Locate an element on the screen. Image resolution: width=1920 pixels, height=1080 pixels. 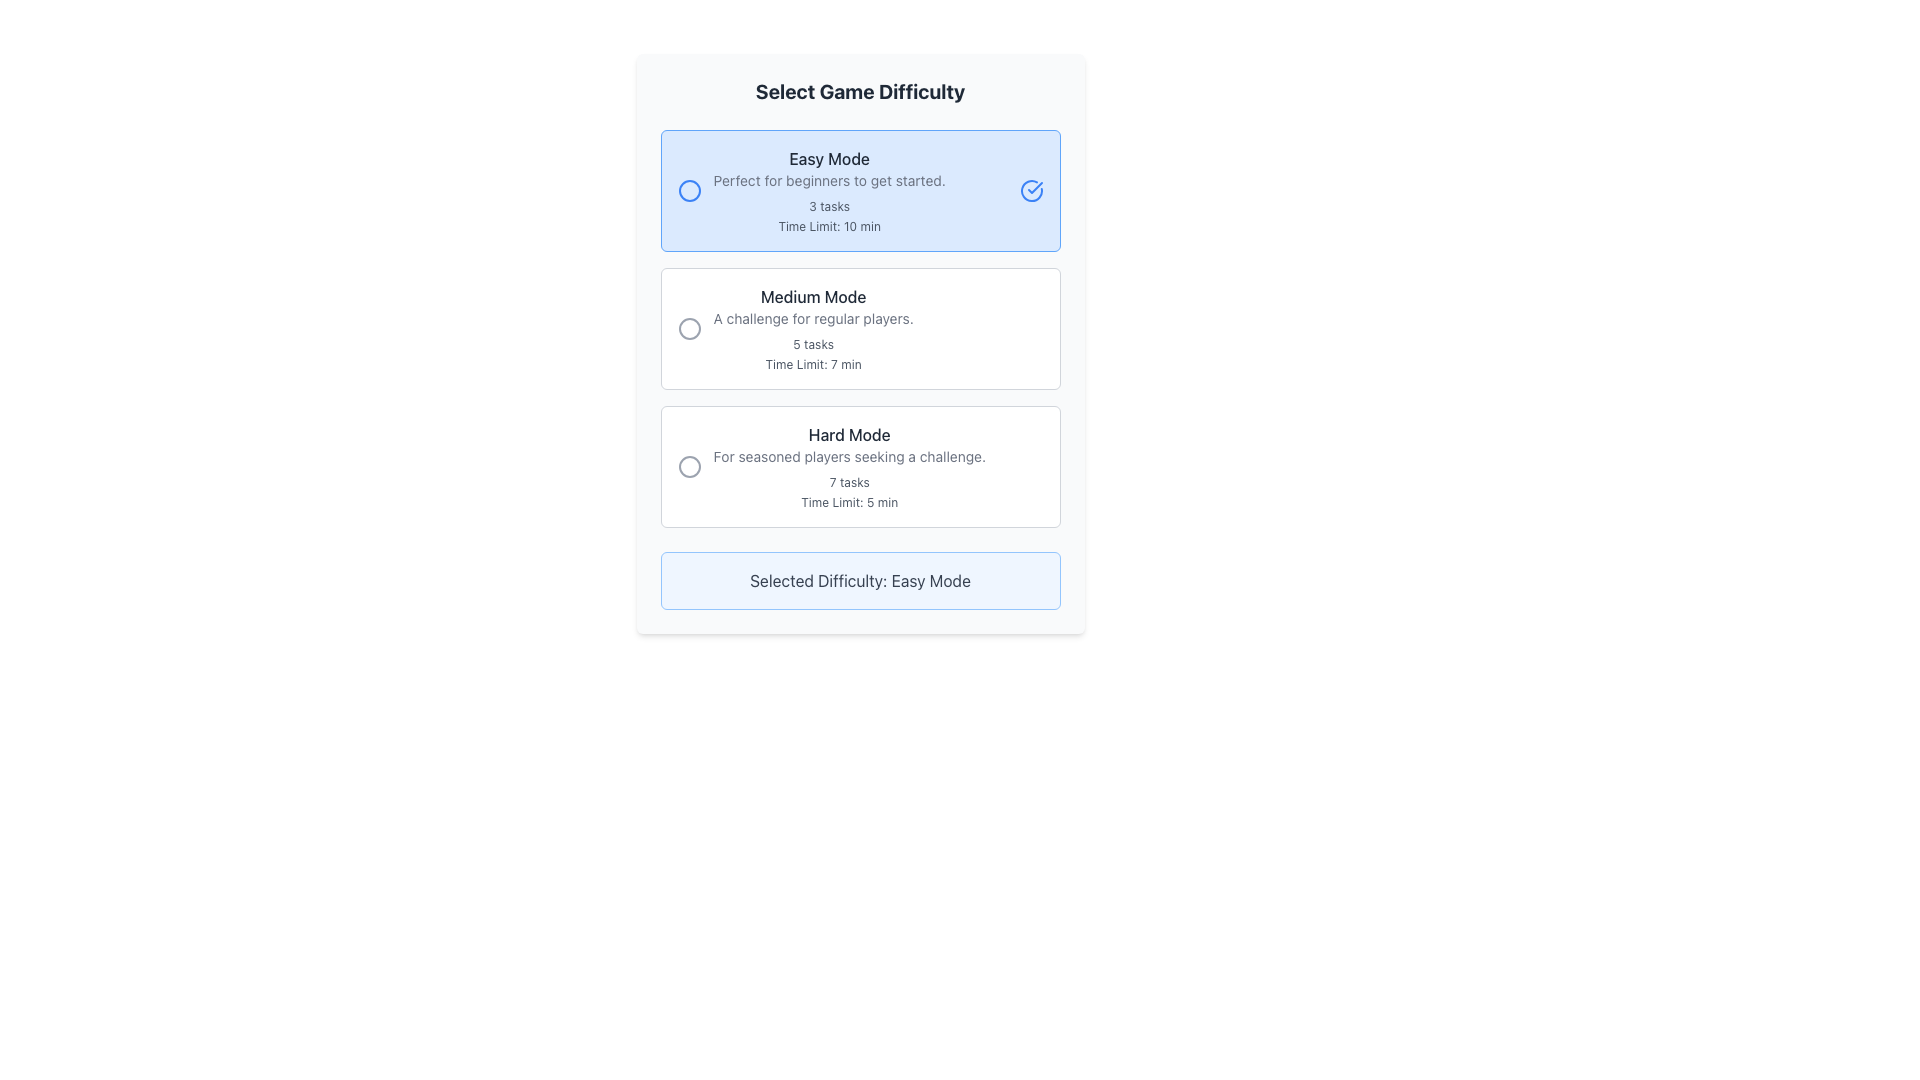
the Text Display element that indicates the currently selected difficulty level, located below the 'Hard Mode' selection in the vertical list is located at coordinates (860, 581).